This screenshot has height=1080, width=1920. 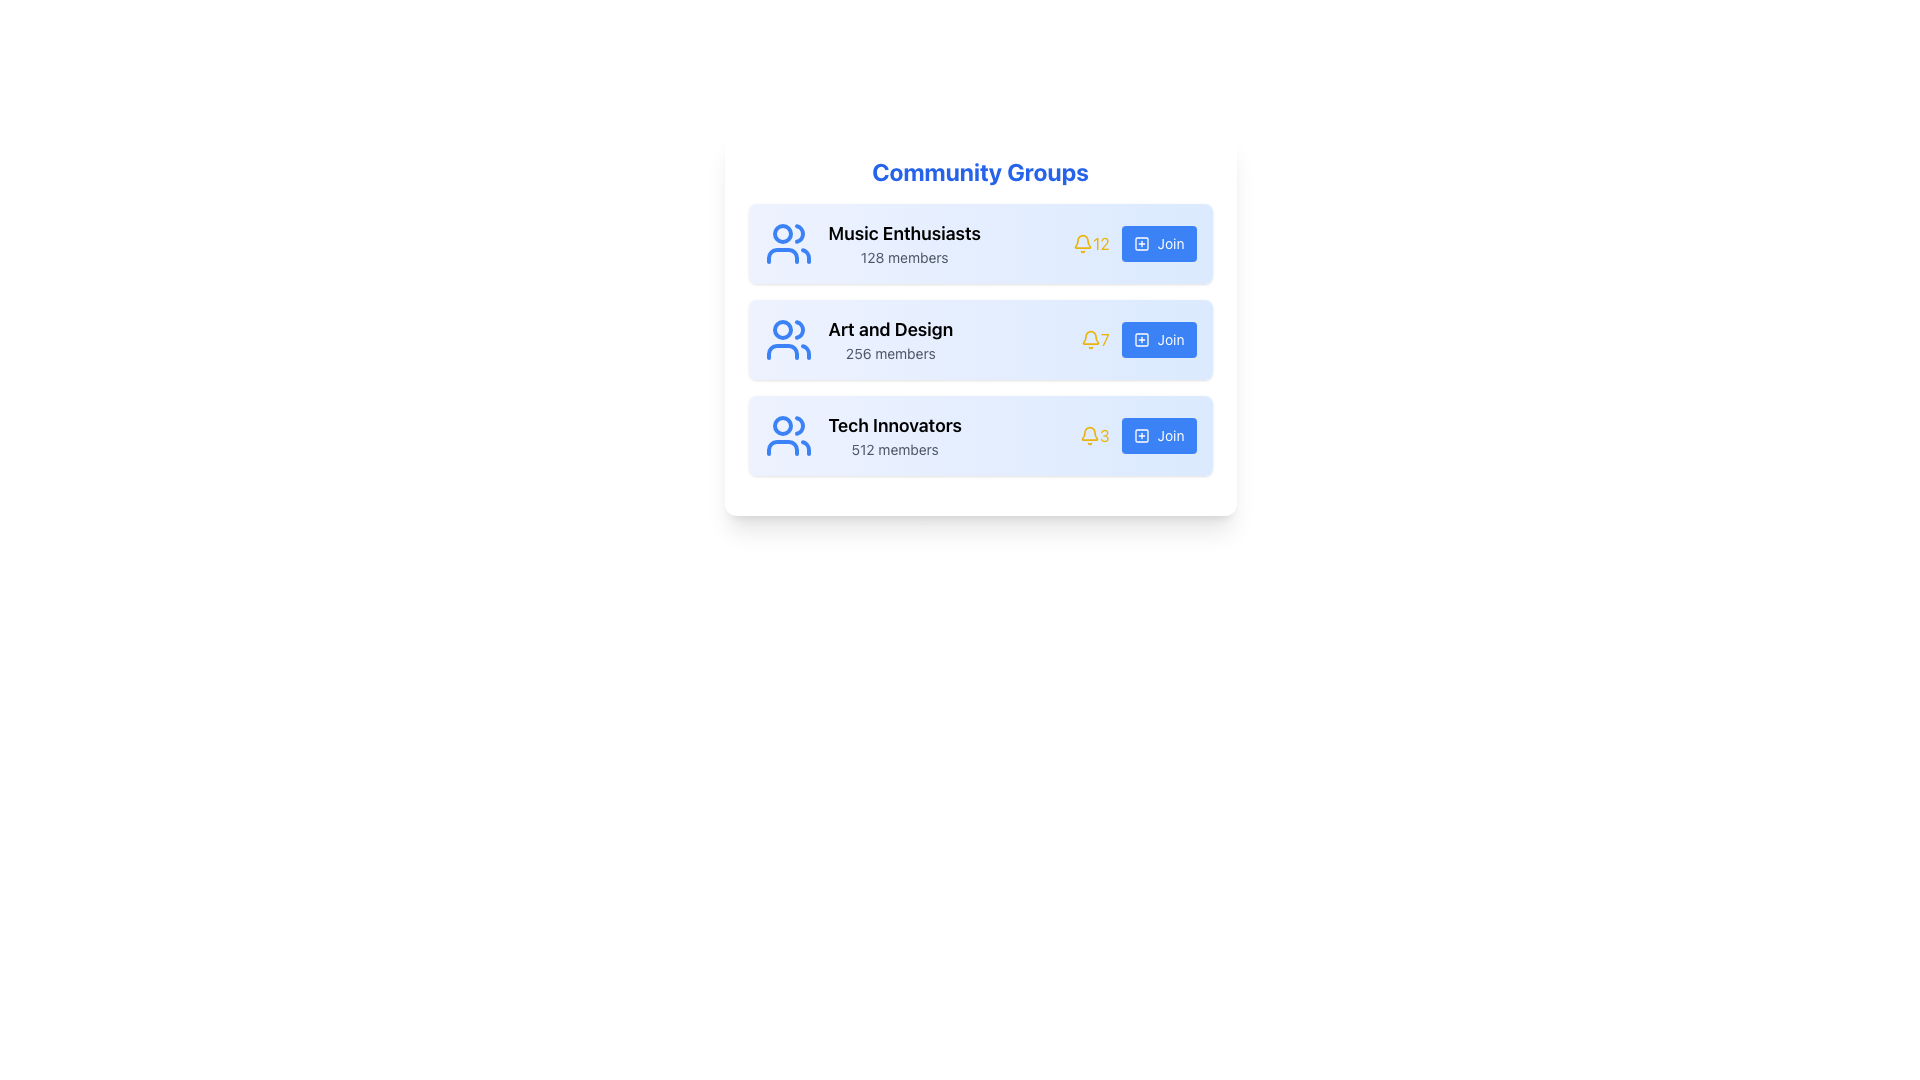 I want to click on the minimalist blue human figures icon located to the left of the 'Tech Innovators' text in the community groups list, so click(x=787, y=434).